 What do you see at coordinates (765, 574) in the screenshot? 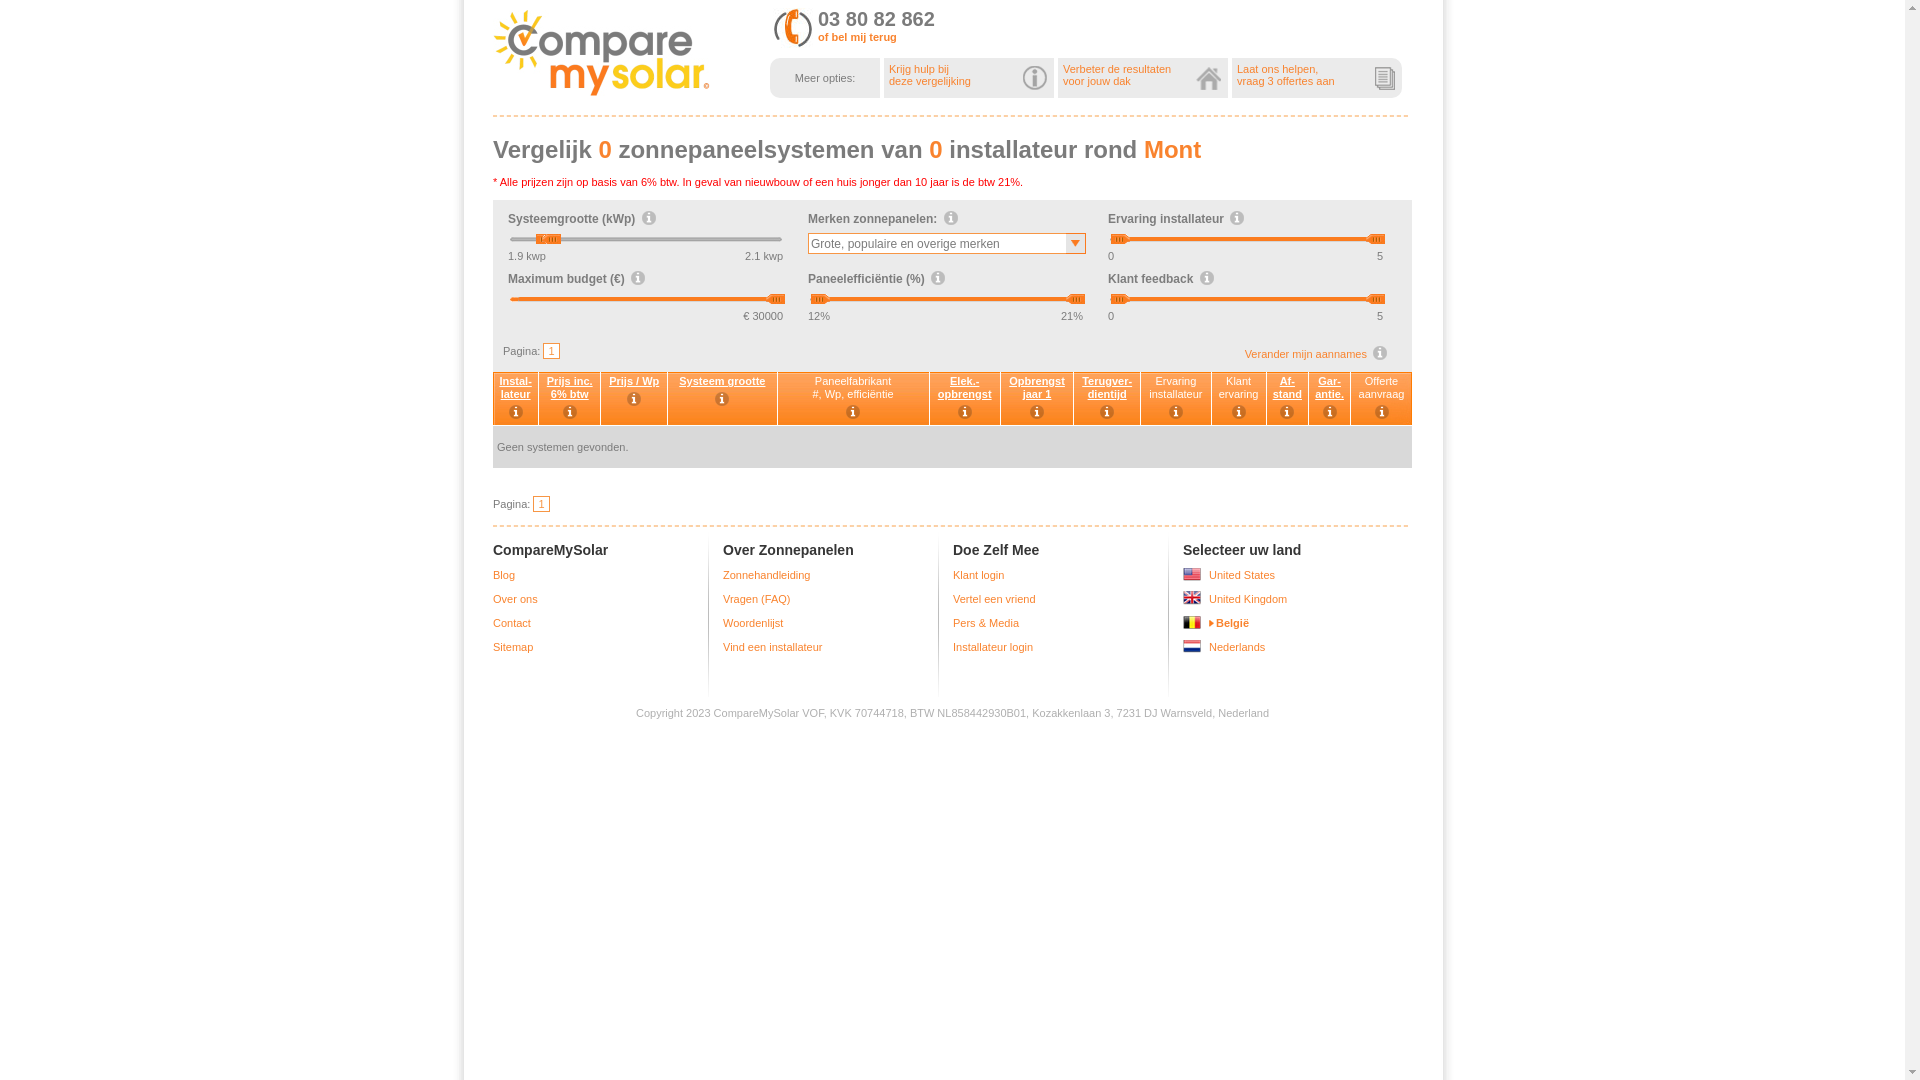
I see `'Zonnehandleiding'` at bounding box center [765, 574].